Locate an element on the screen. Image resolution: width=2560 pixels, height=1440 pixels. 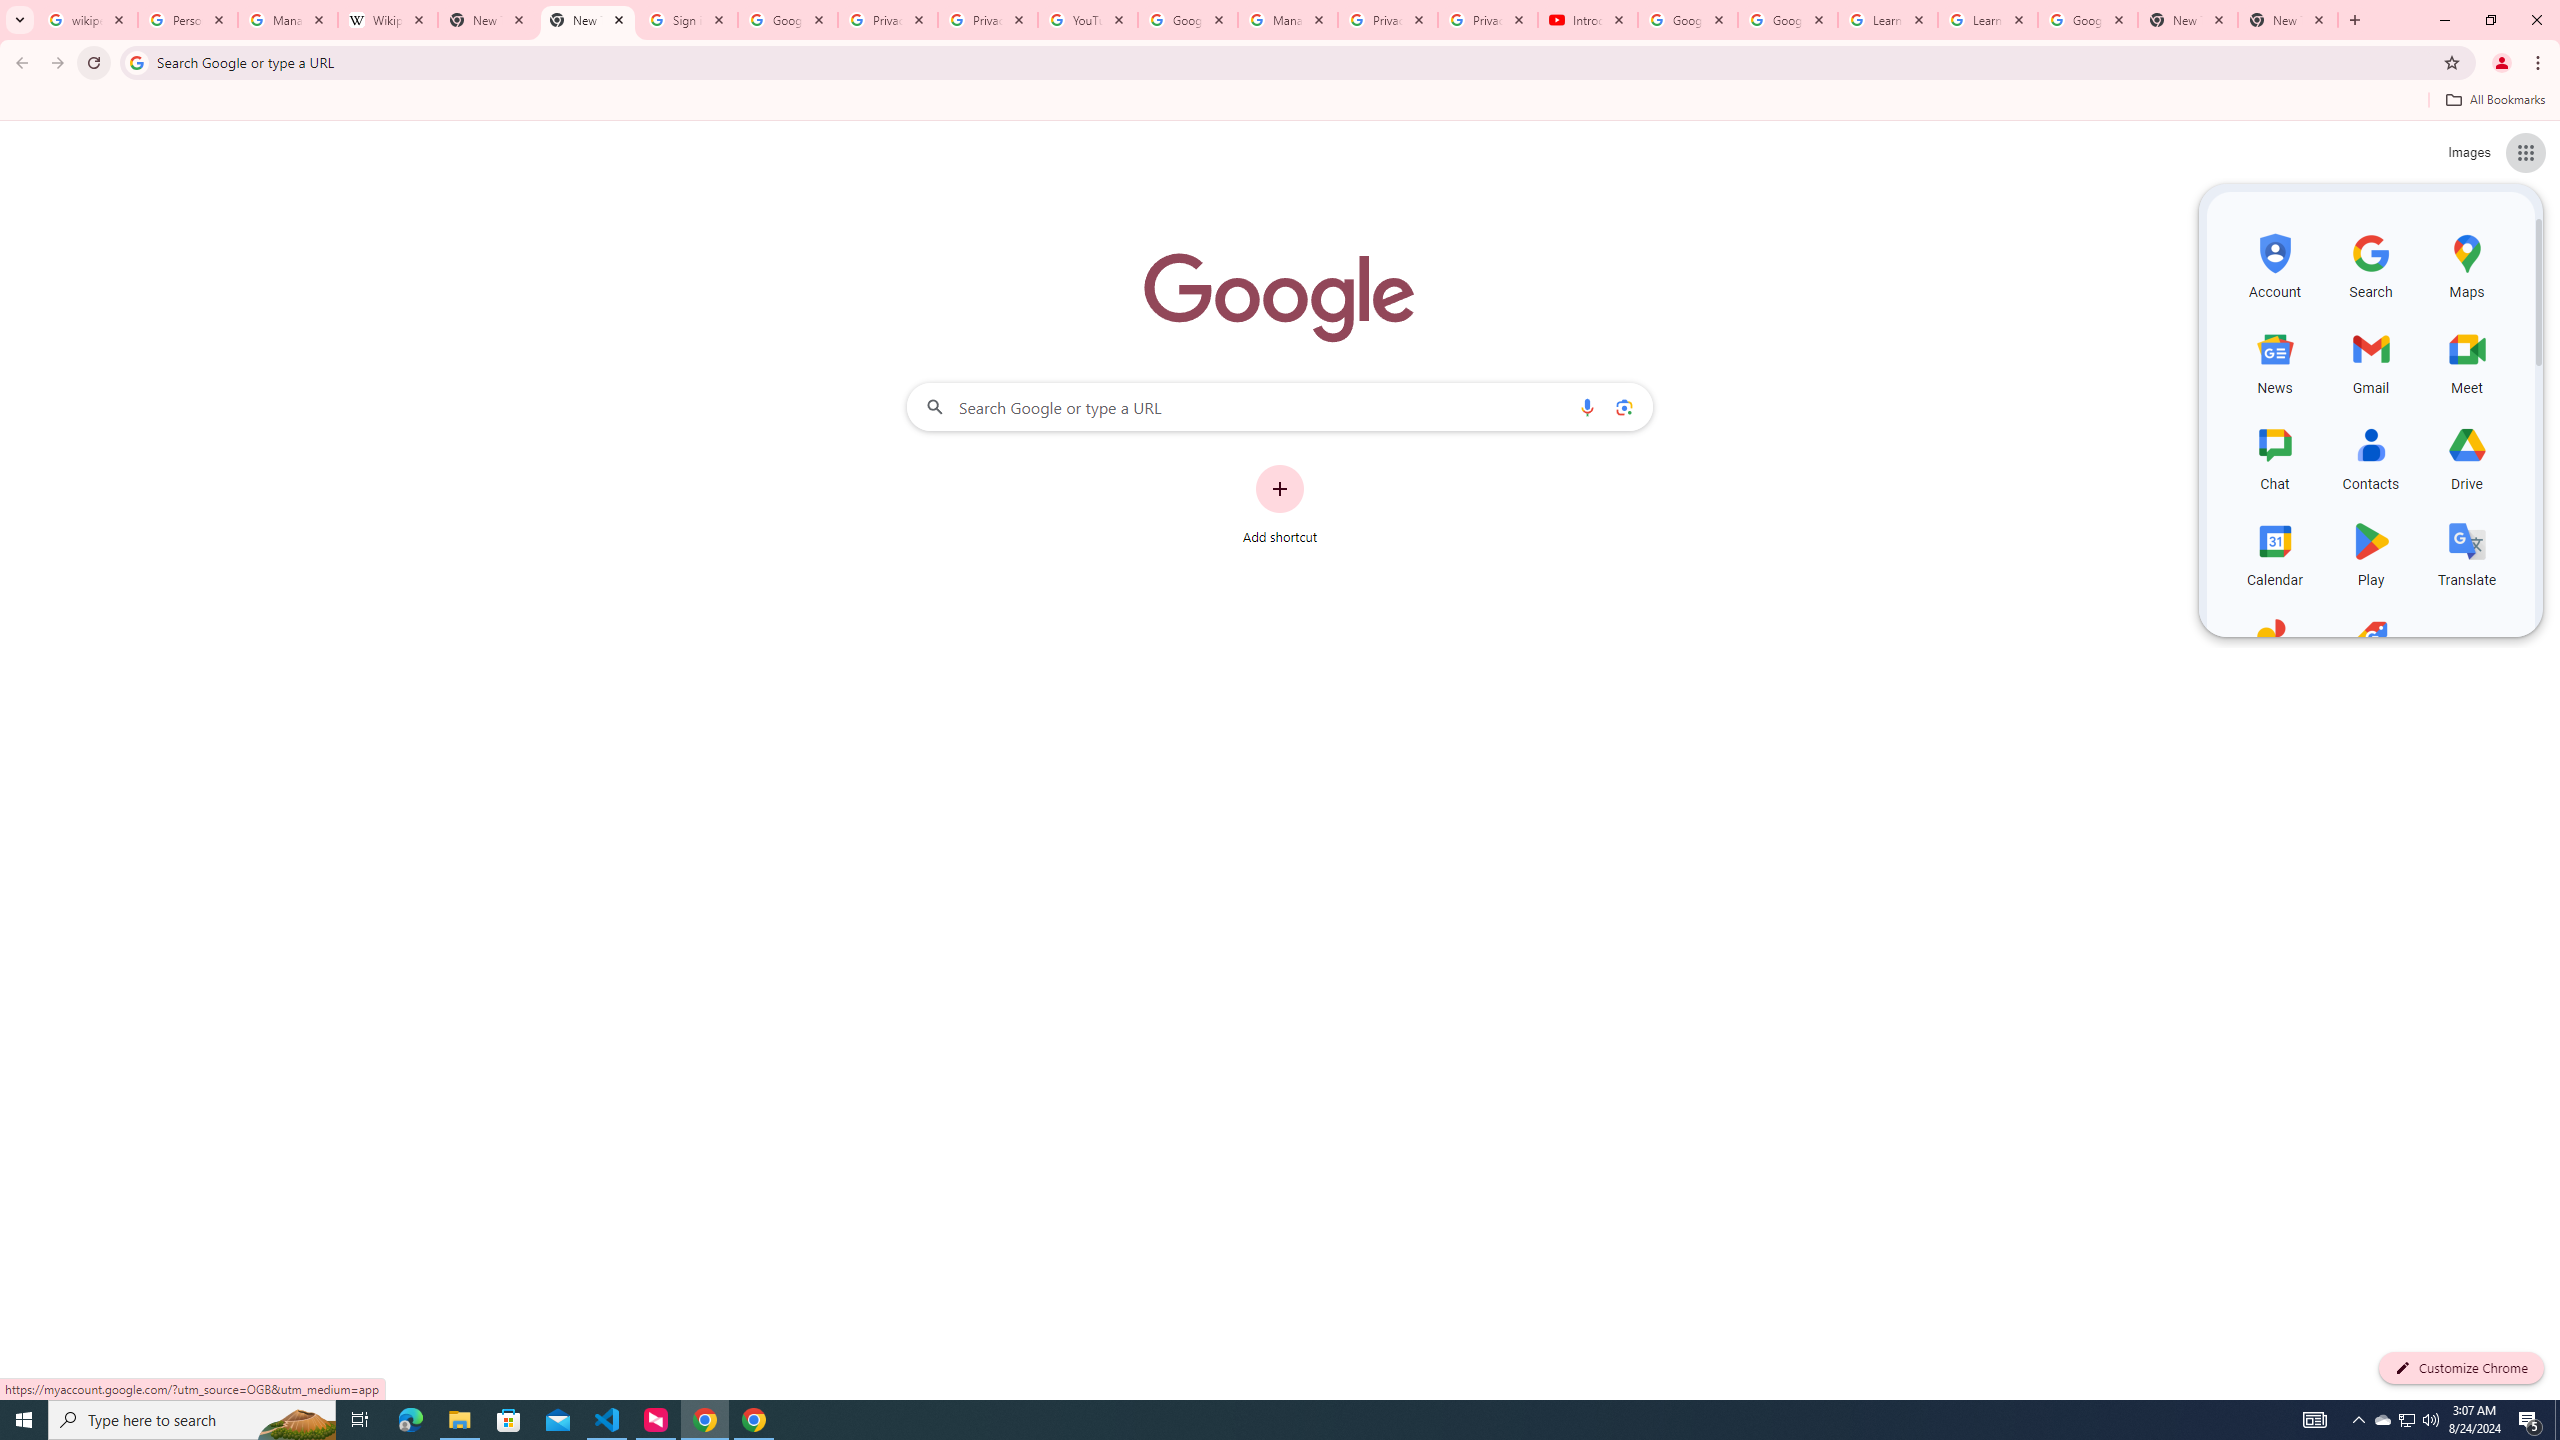
'Contacts, row 3 of 5 and column 2 of 3 in the first section' is located at coordinates (2371, 455).